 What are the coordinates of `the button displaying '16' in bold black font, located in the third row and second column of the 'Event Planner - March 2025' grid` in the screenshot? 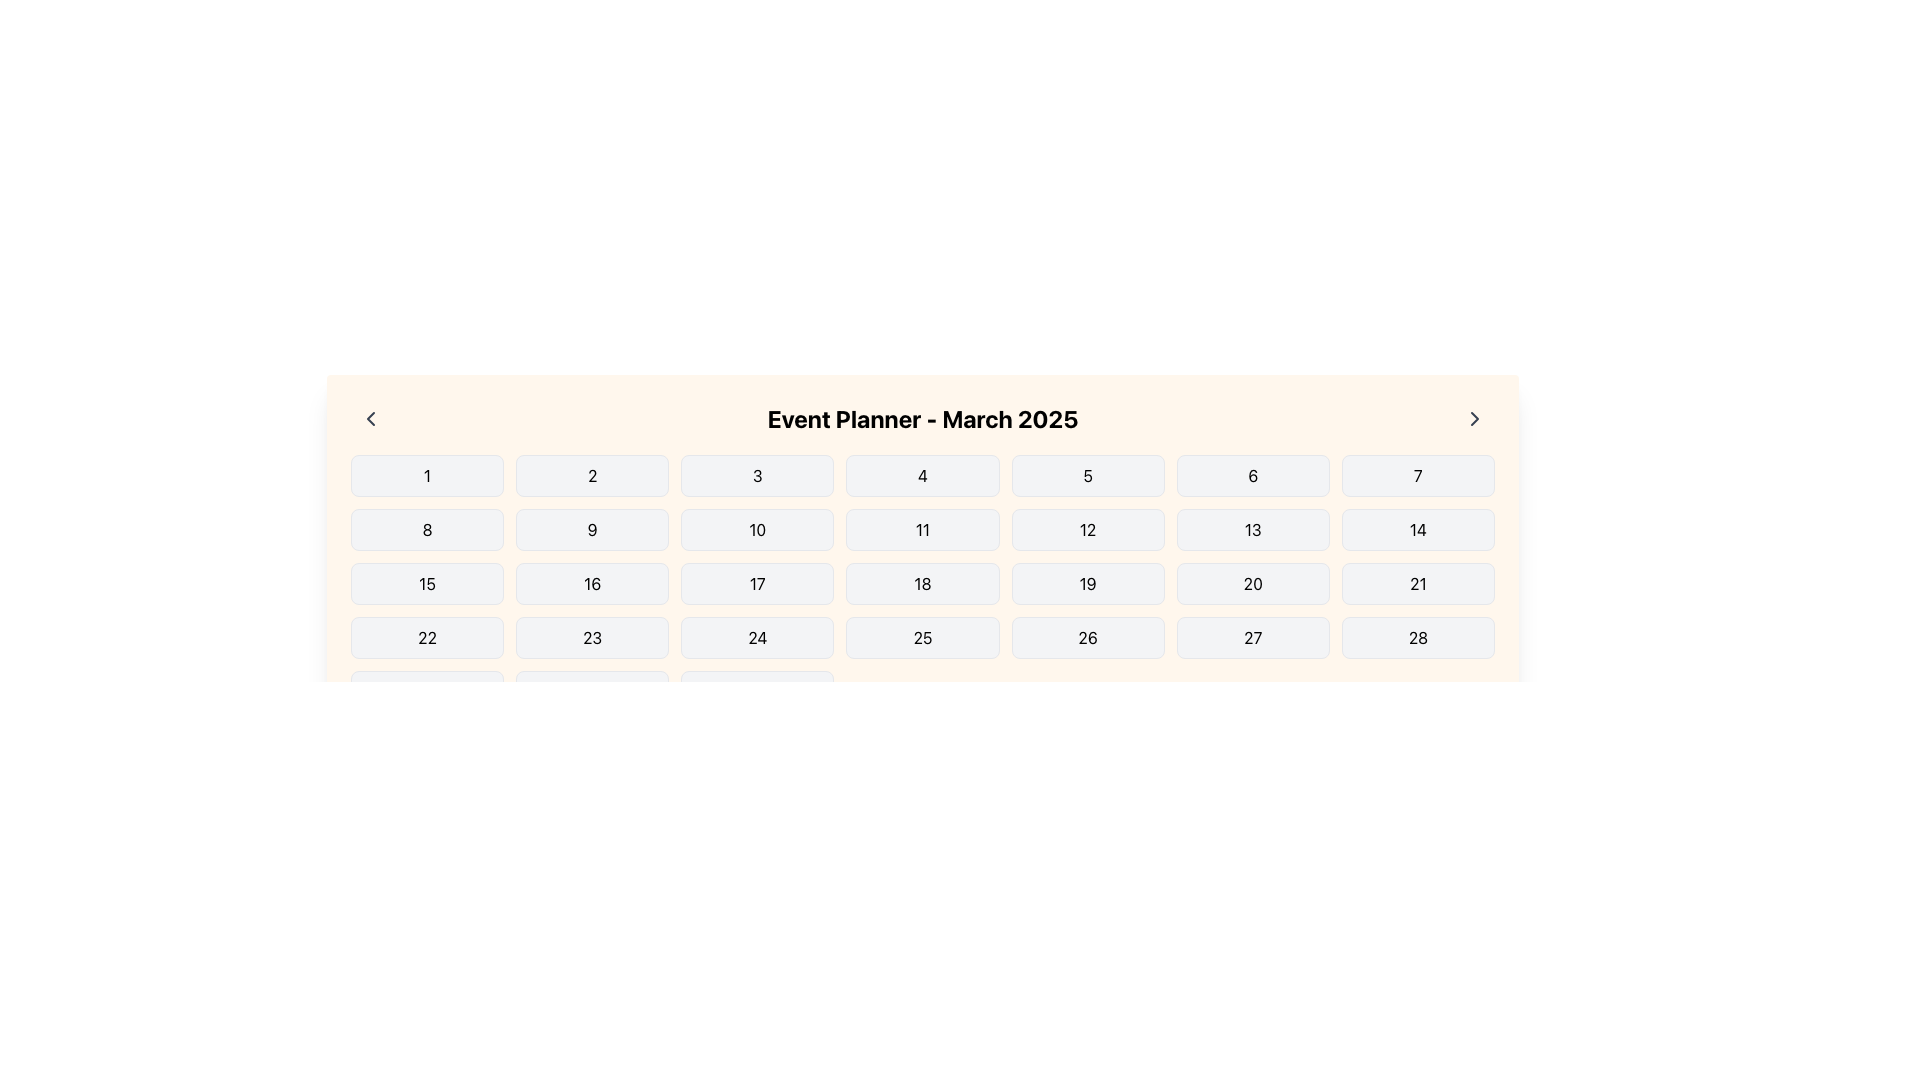 It's located at (591, 583).